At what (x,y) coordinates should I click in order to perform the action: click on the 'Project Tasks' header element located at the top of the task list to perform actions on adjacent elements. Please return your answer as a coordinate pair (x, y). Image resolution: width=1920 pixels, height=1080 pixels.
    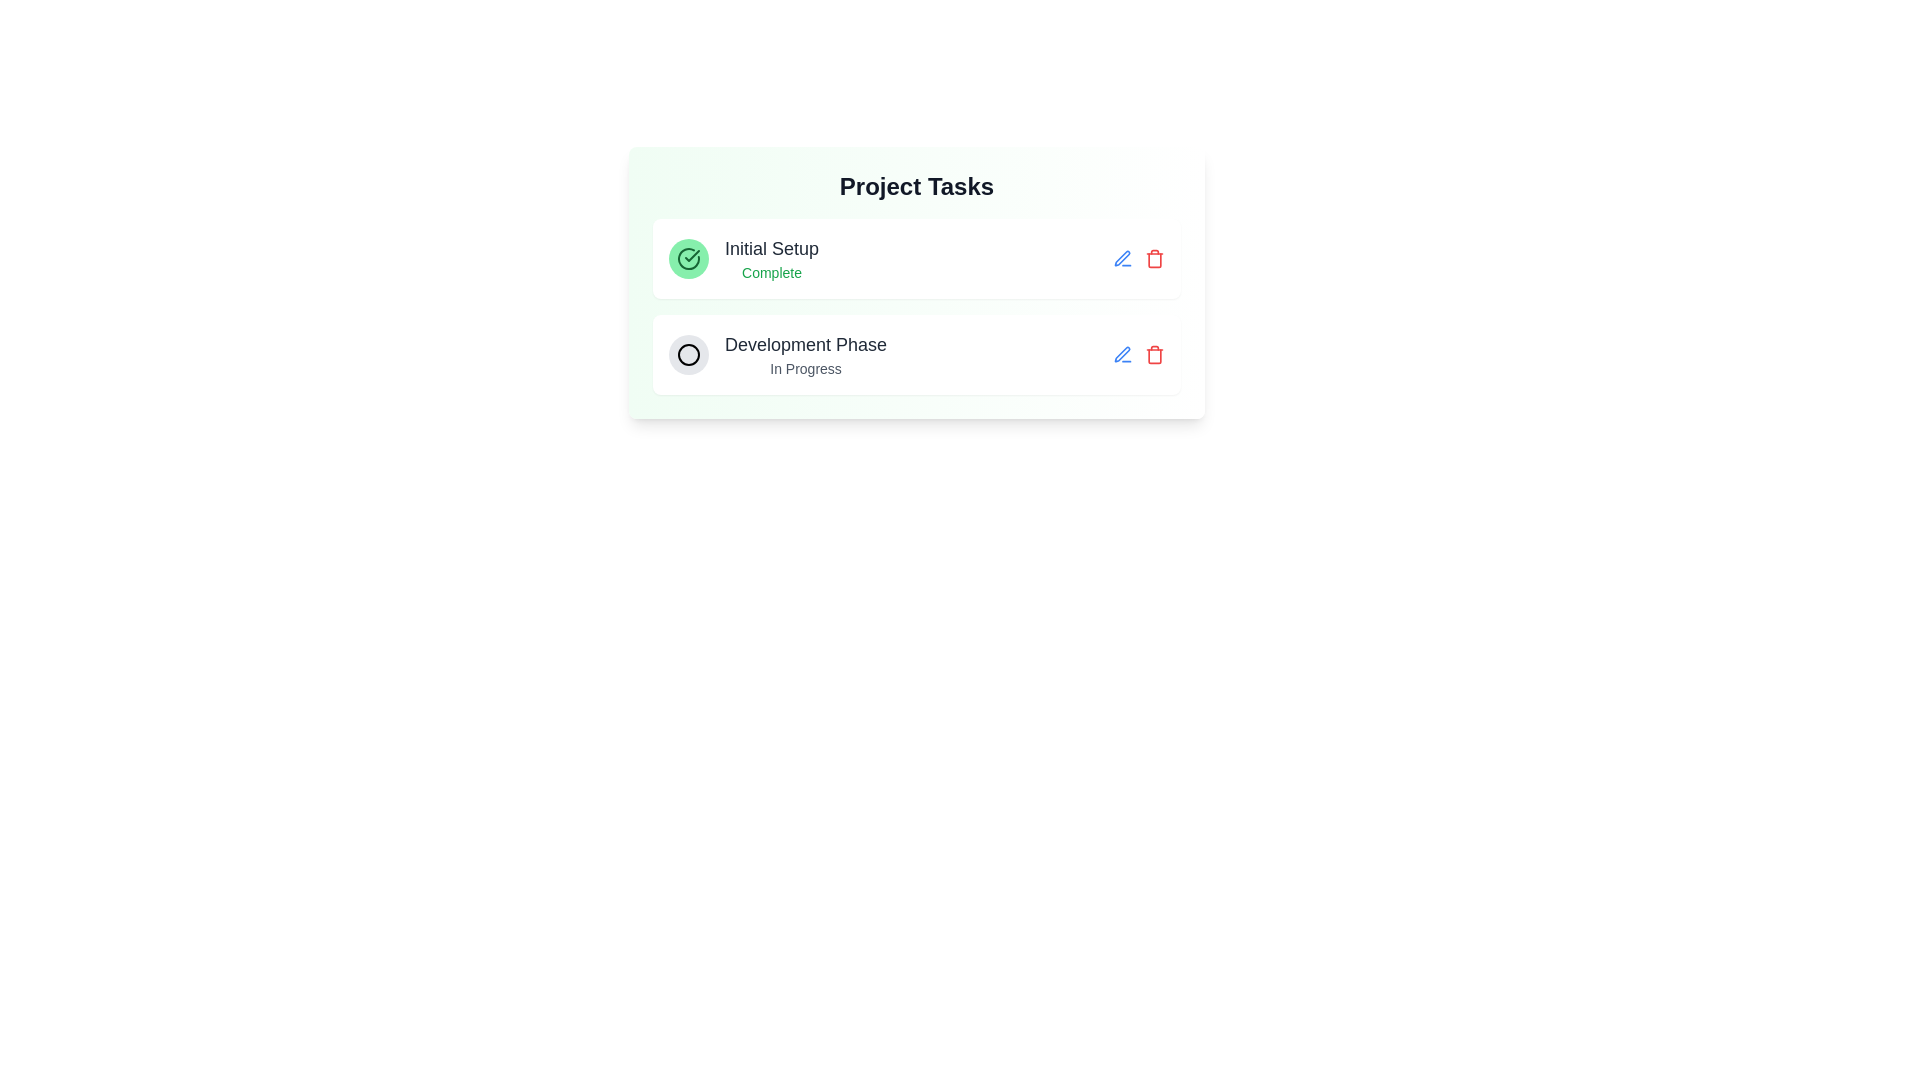
    Looking at the image, I should click on (915, 186).